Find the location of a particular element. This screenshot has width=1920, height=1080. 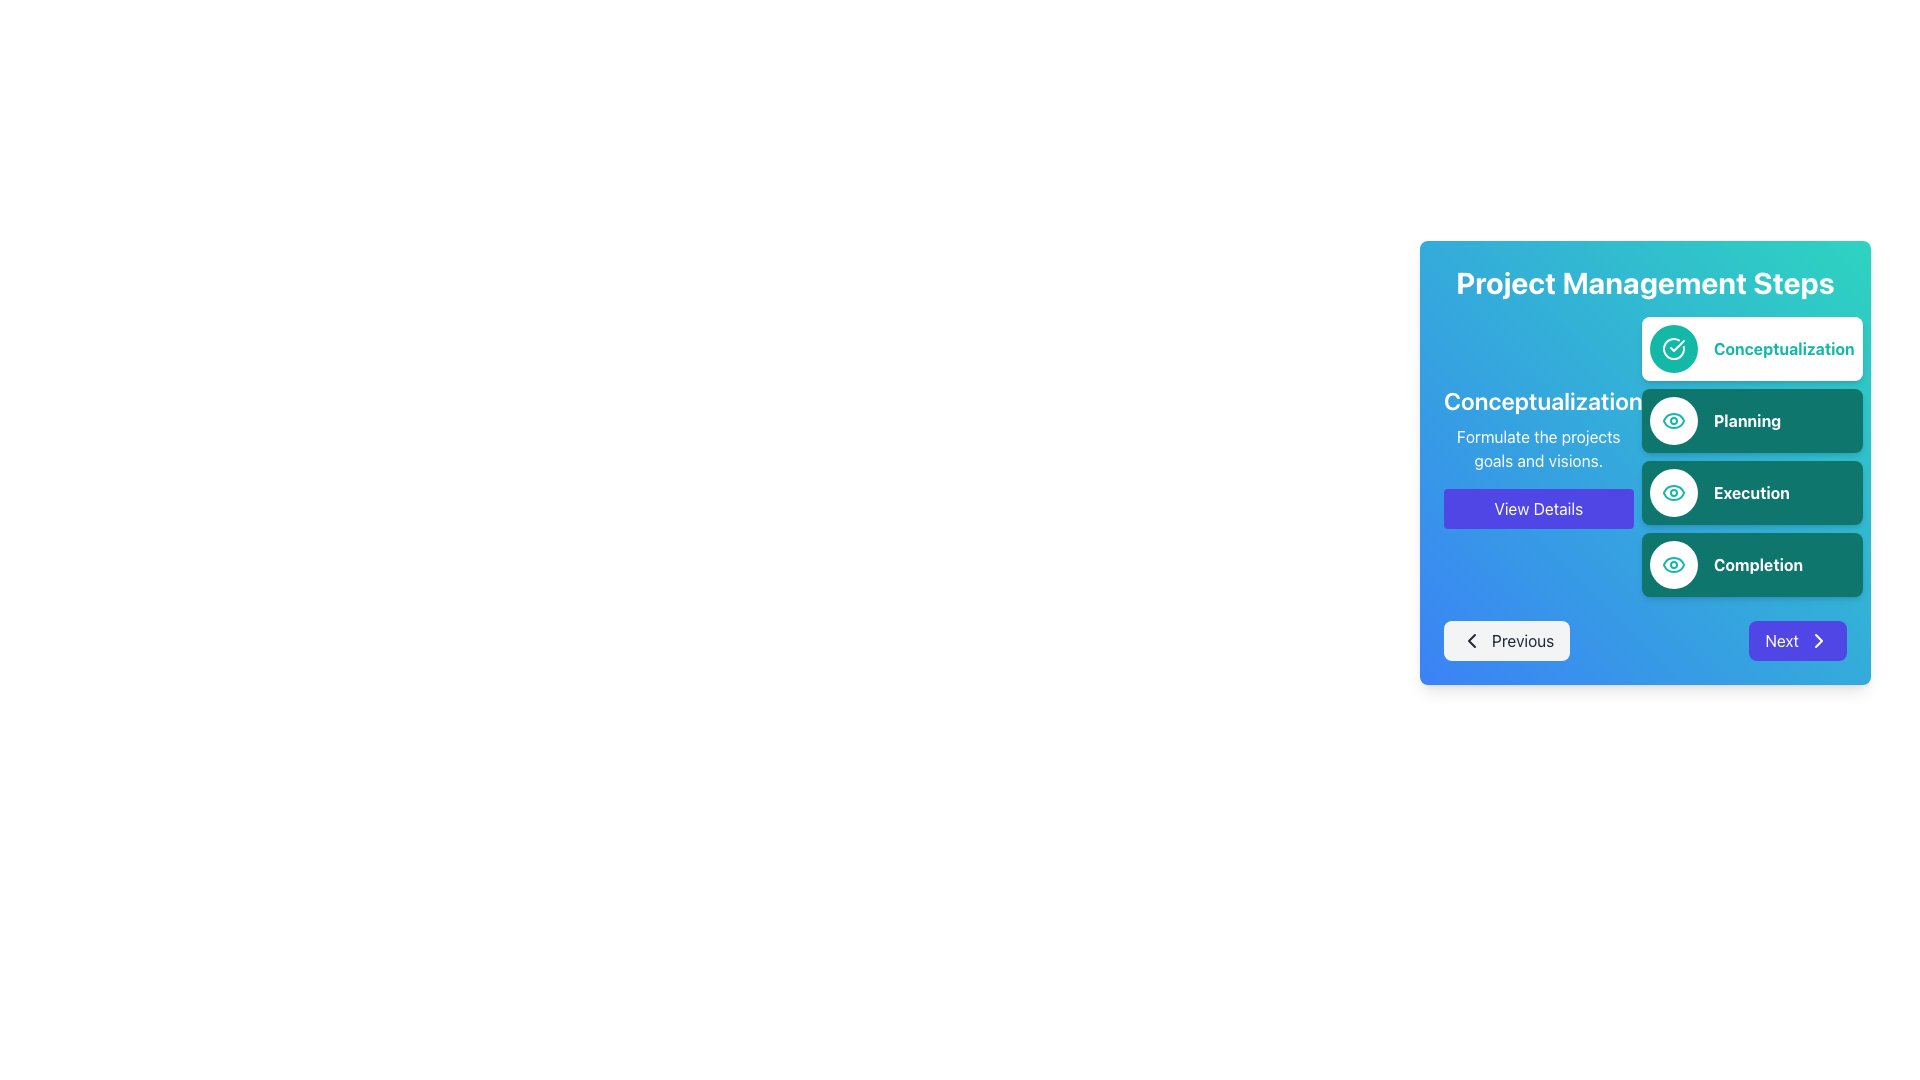

the graphic icon located on the left side of the 'Previous' button, which indicates navigation to the previous page is located at coordinates (1472, 640).